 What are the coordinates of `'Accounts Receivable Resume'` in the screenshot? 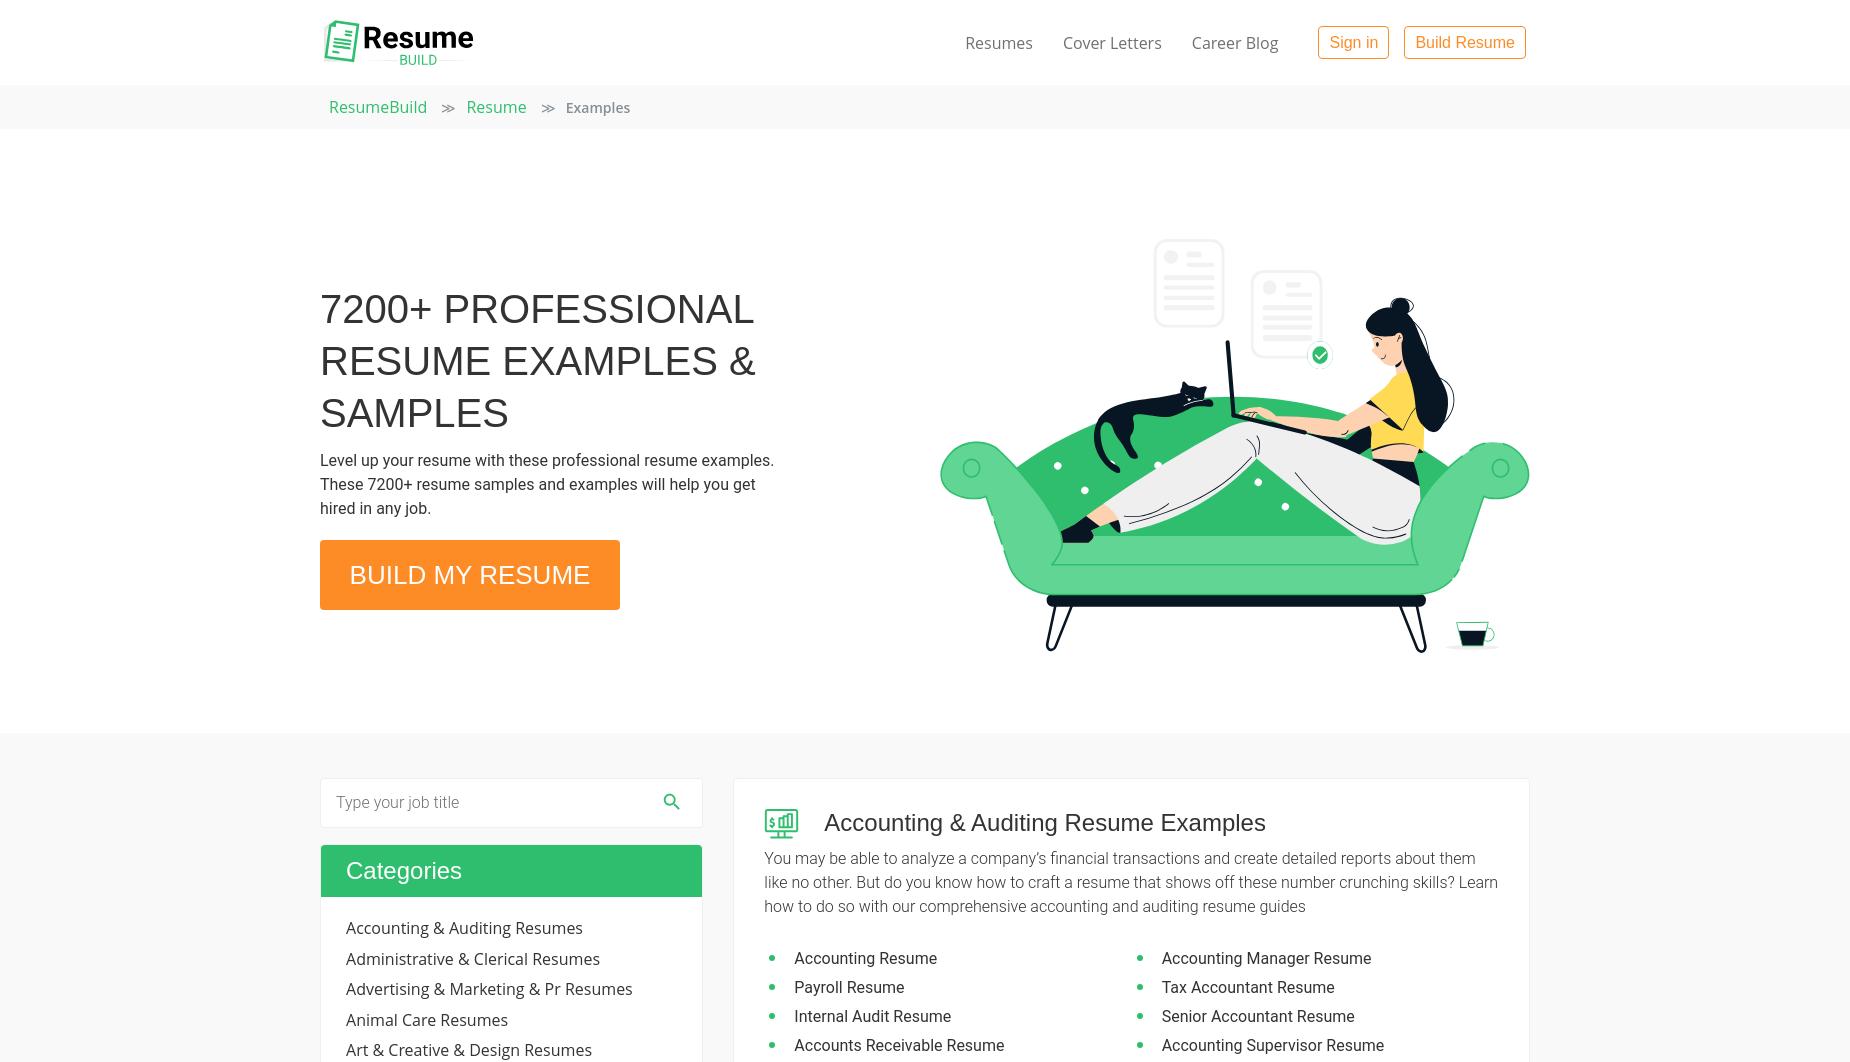 It's located at (898, 1044).